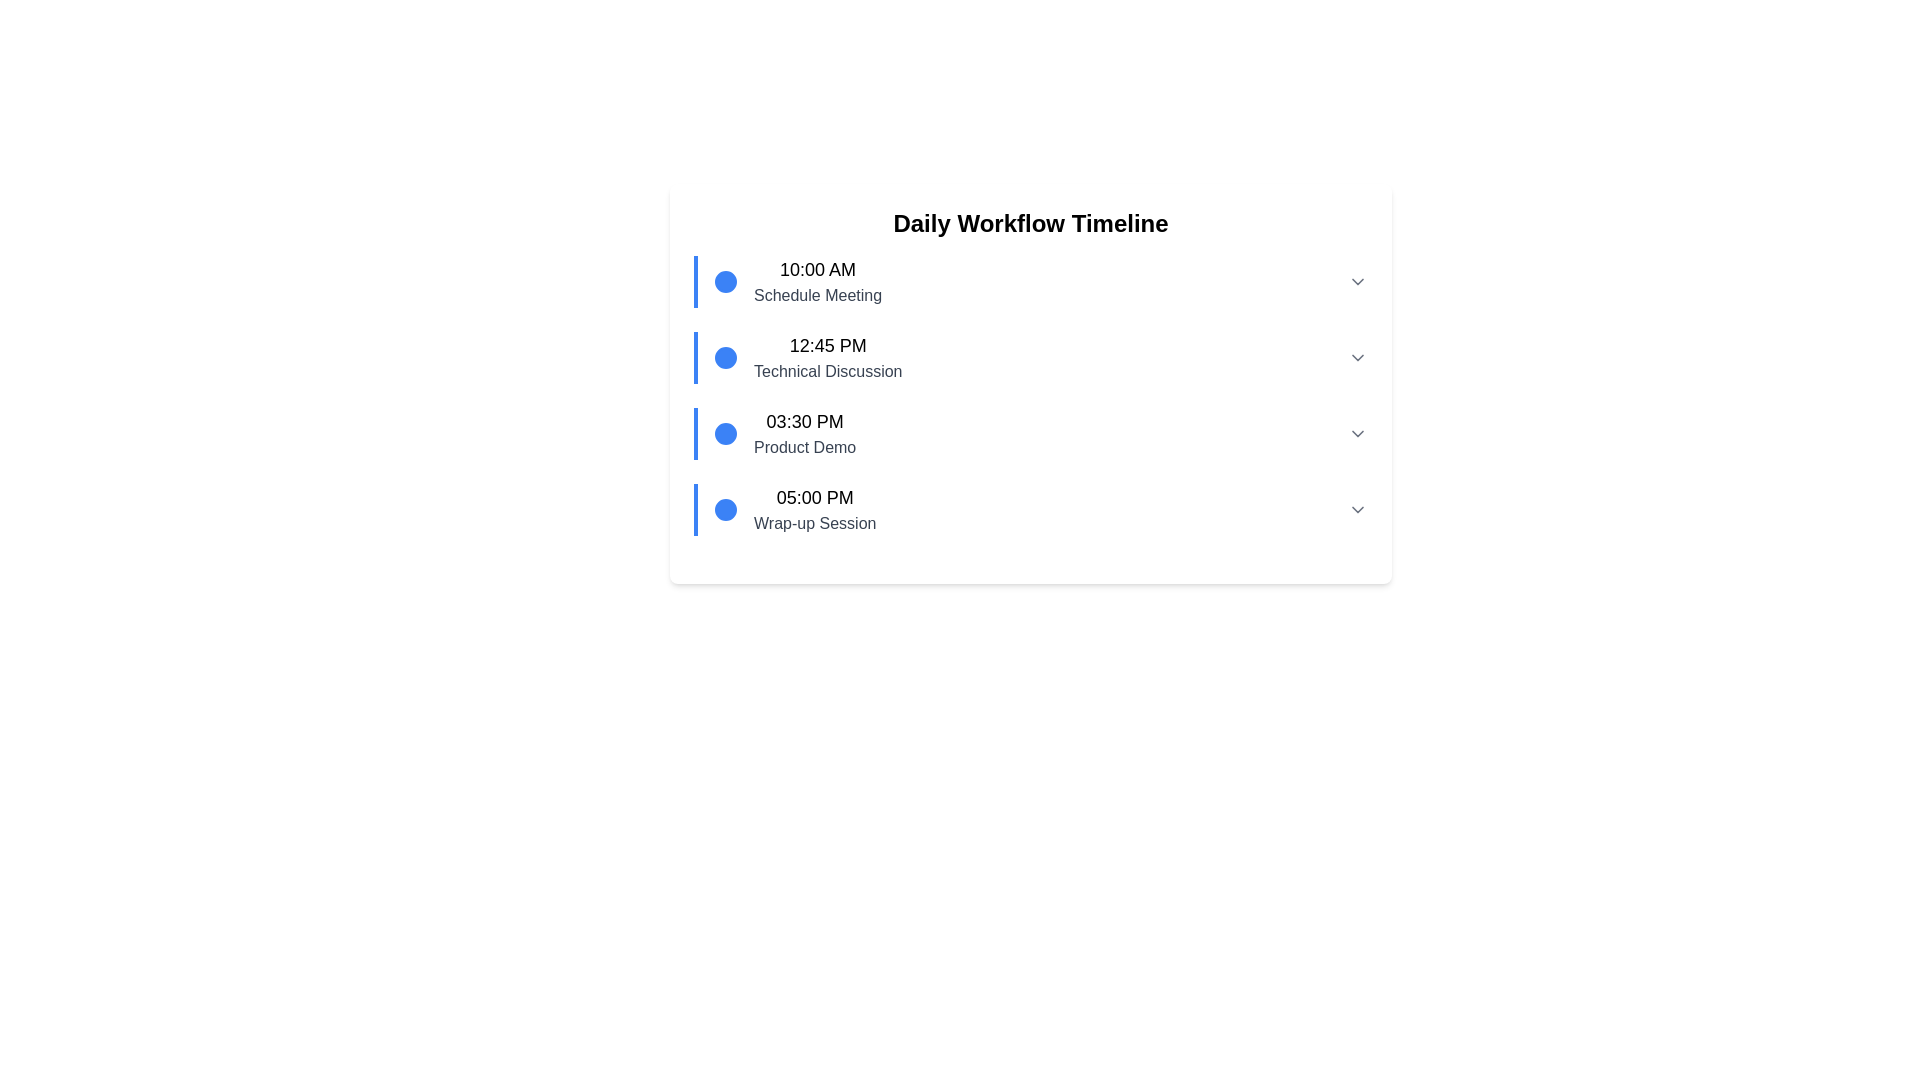  Describe the element at coordinates (1358, 433) in the screenshot. I see `the toggle button located on the far-right side of the '03:30 PM Product Demo' timeline entry` at that location.